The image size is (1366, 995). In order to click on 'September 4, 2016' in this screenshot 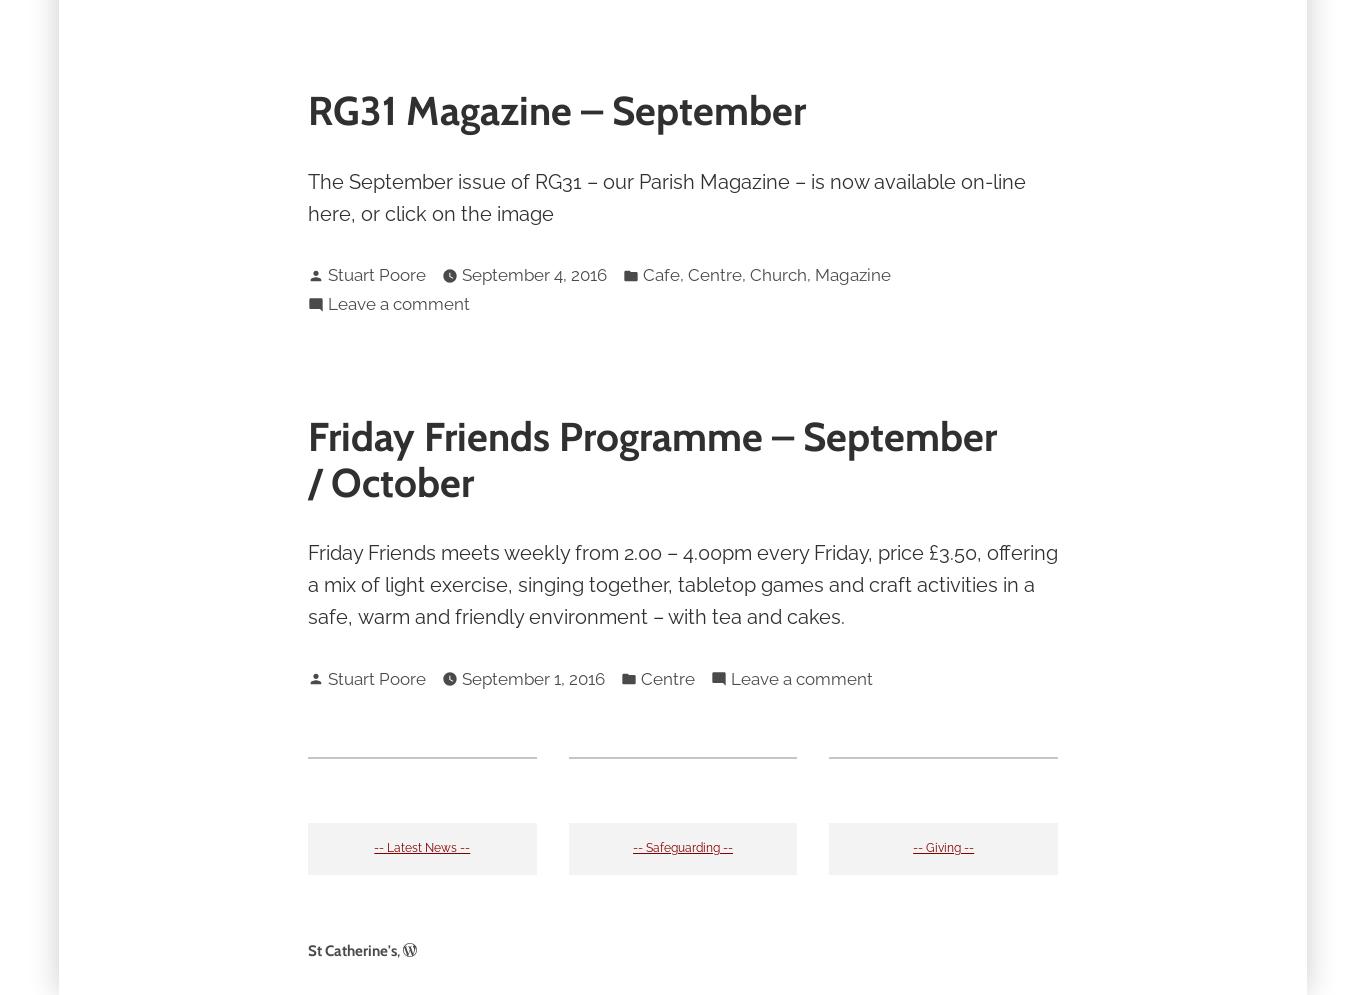, I will do `click(534, 274)`.